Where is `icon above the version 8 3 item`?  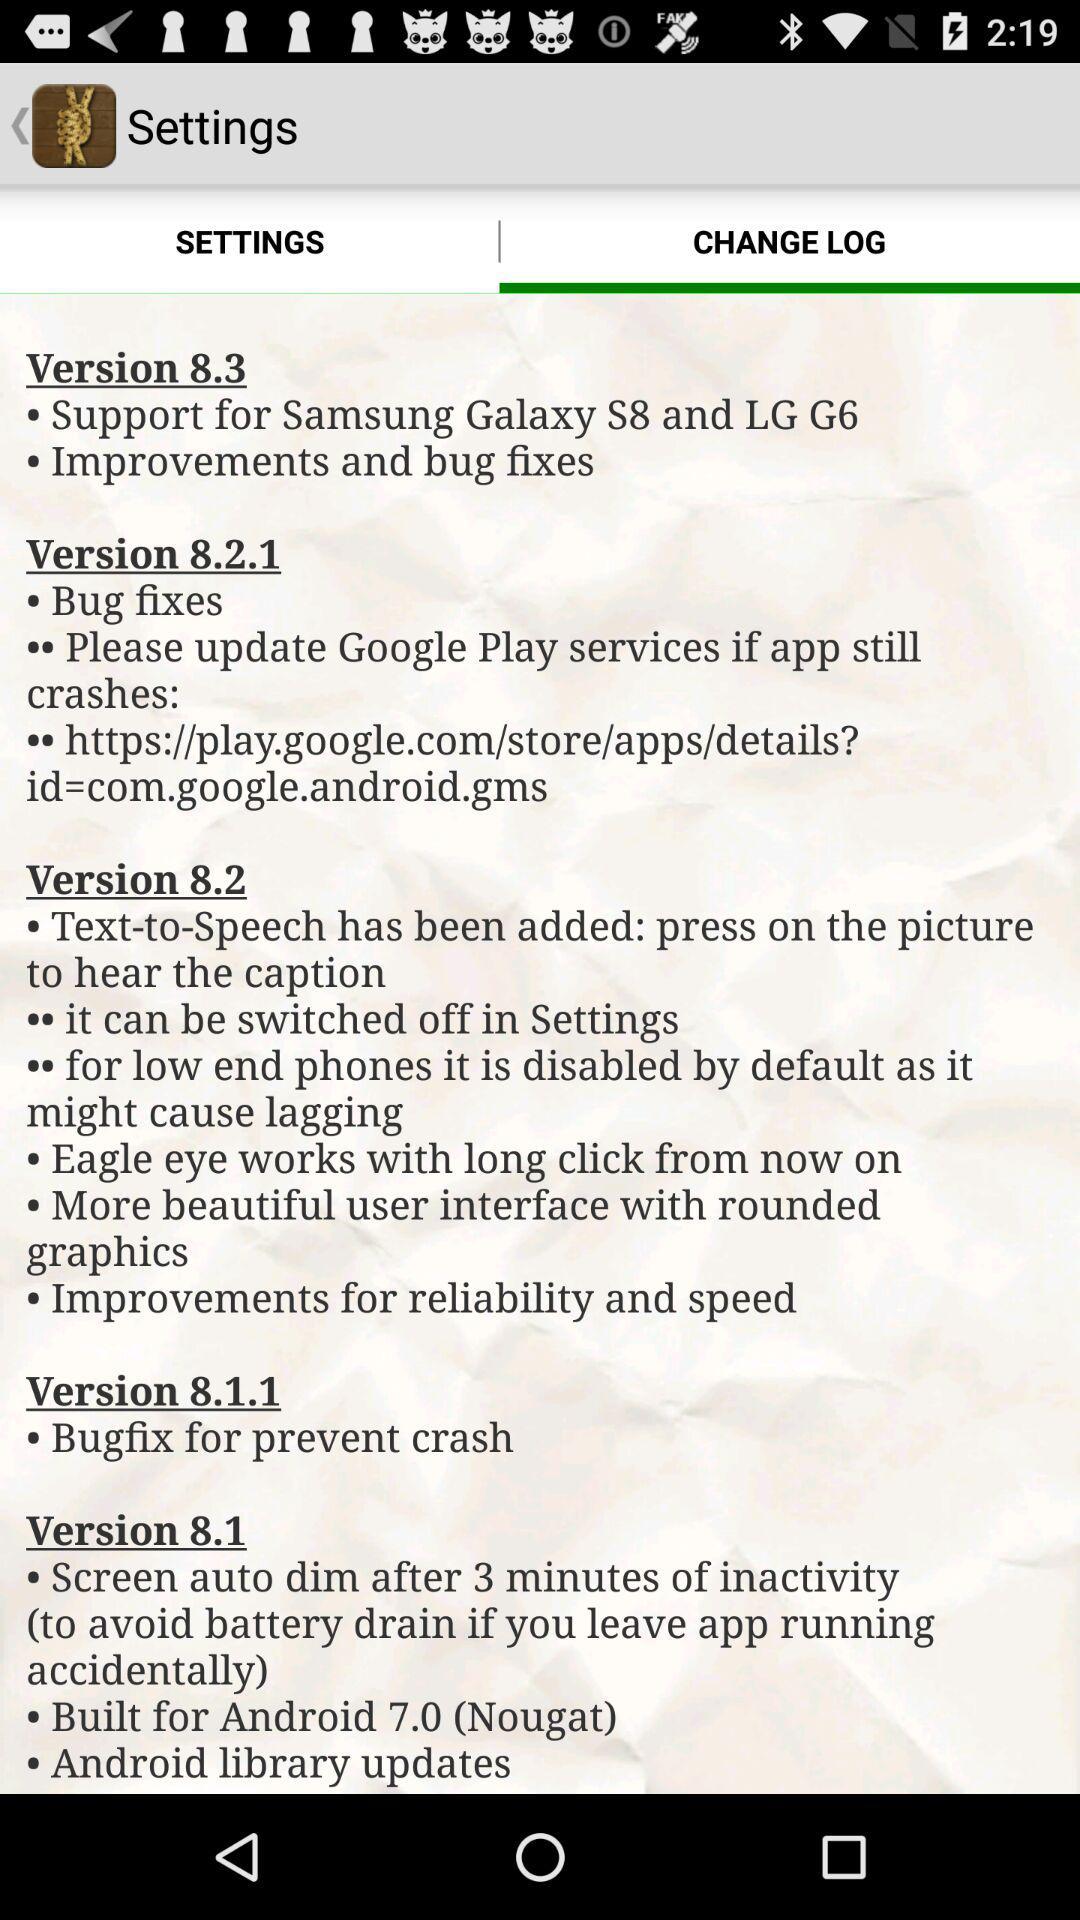
icon above the version 8 3 item is located at coordinates (788, 240).